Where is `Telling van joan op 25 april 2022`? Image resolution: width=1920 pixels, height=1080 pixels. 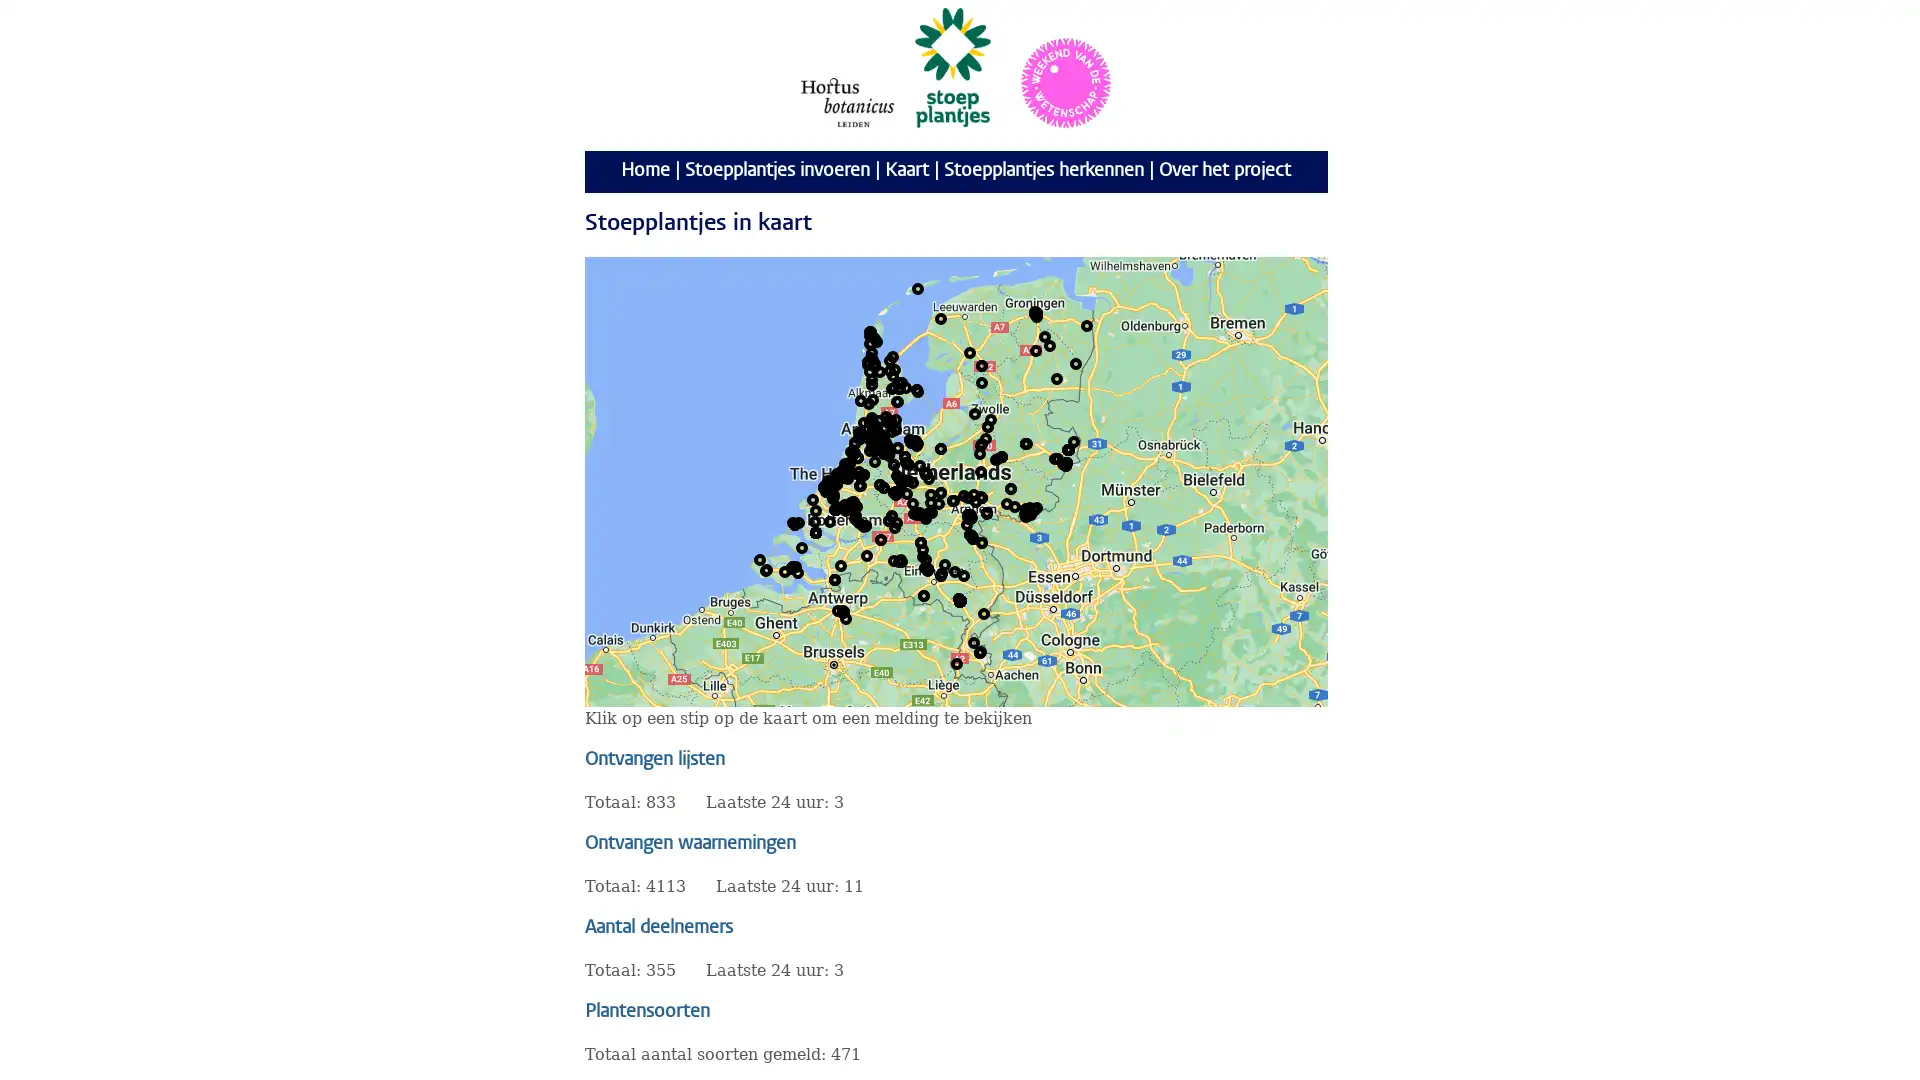
Telling van joan op 25 april 2022 is located at coordinates (892, 492).